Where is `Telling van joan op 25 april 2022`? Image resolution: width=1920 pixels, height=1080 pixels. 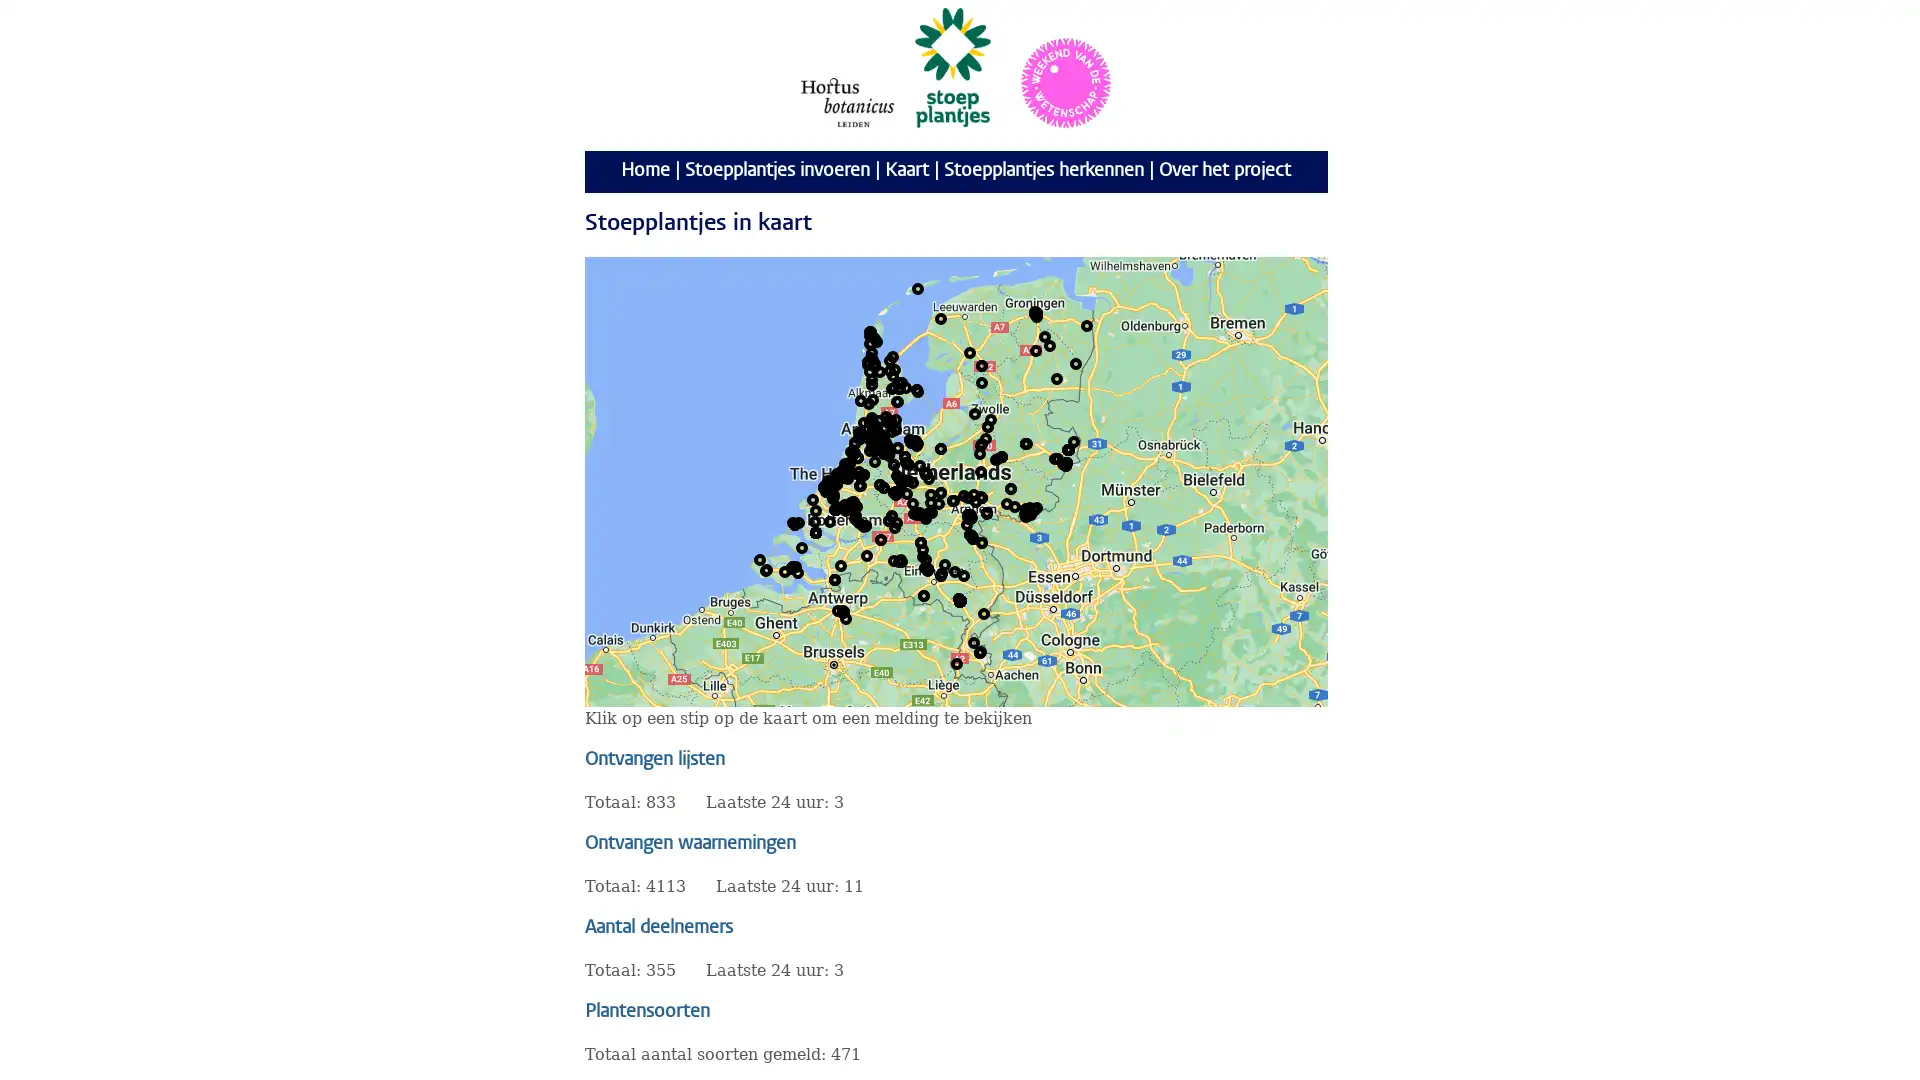
Telling van joan op 25 april 2022 is located at coordinates (892, 492).